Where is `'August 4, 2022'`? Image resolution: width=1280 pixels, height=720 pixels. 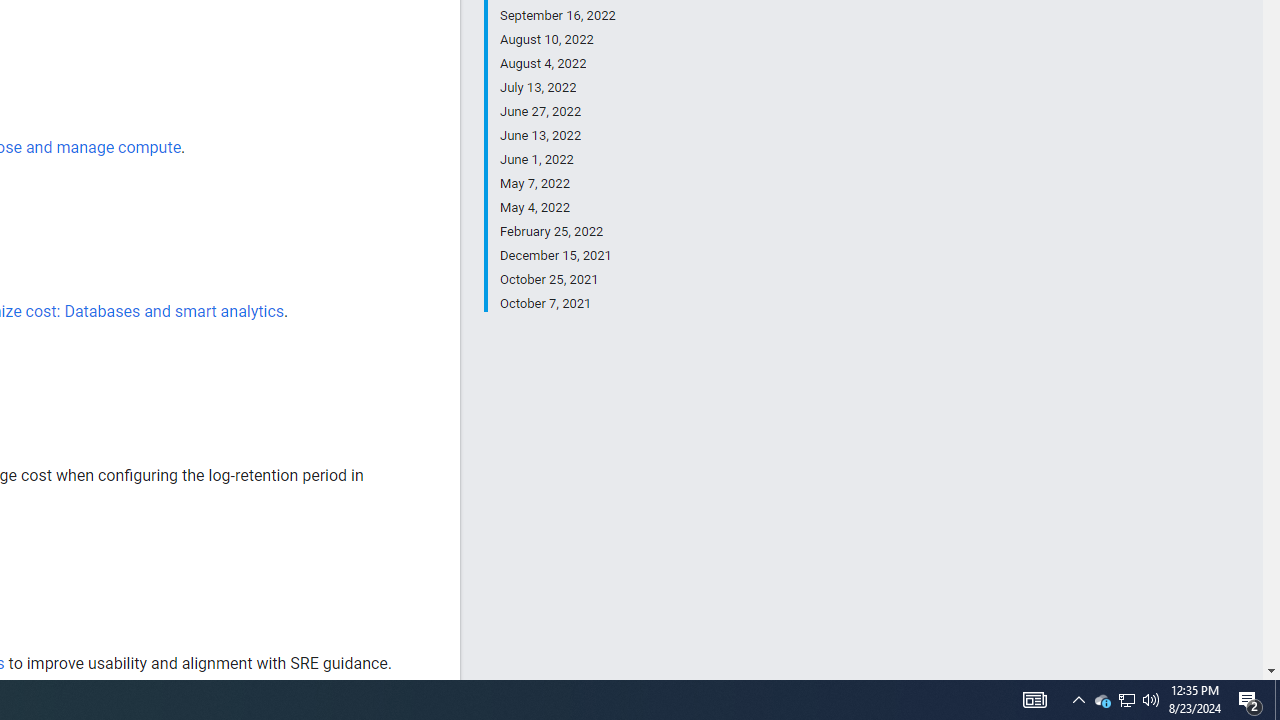
'August 4, 2022' is located at coordinates (557, 63).